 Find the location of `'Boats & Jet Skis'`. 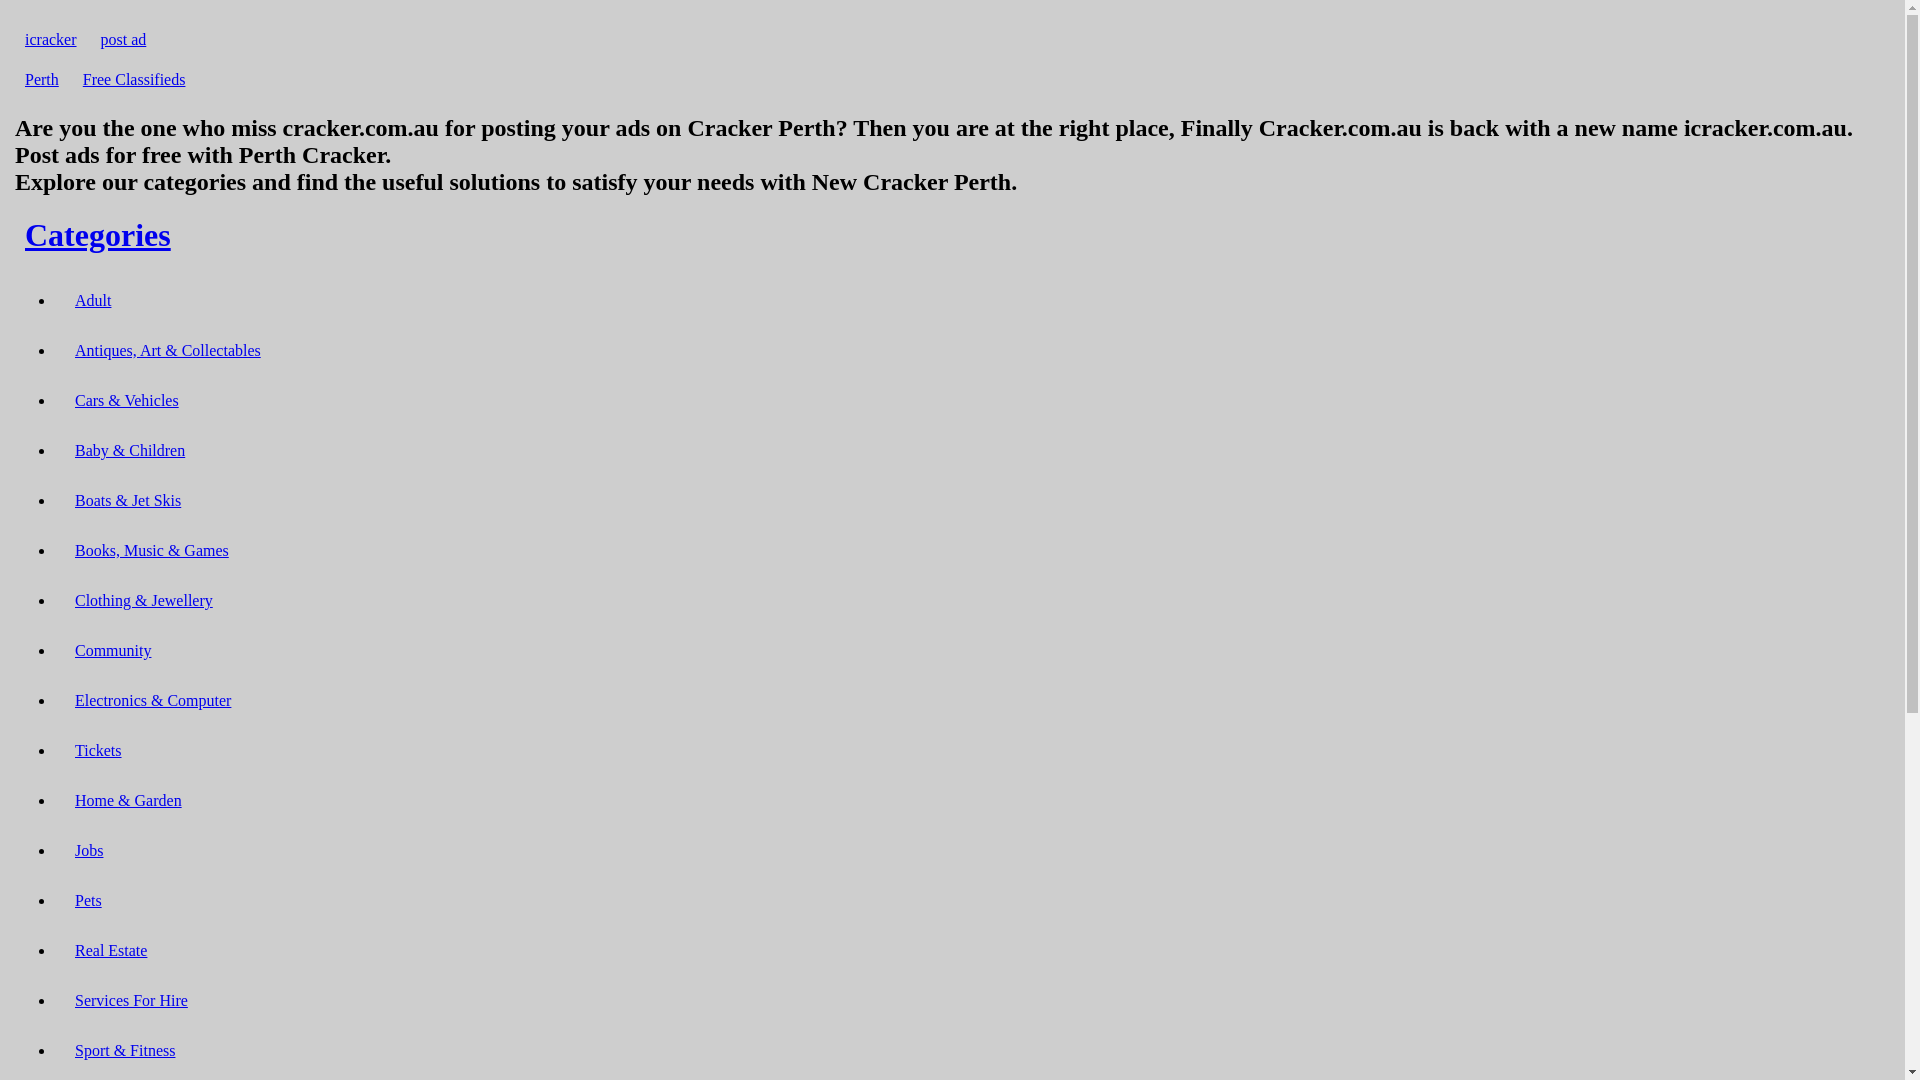

'Boats & Jet Skis' is located at coordinates (127, 499).